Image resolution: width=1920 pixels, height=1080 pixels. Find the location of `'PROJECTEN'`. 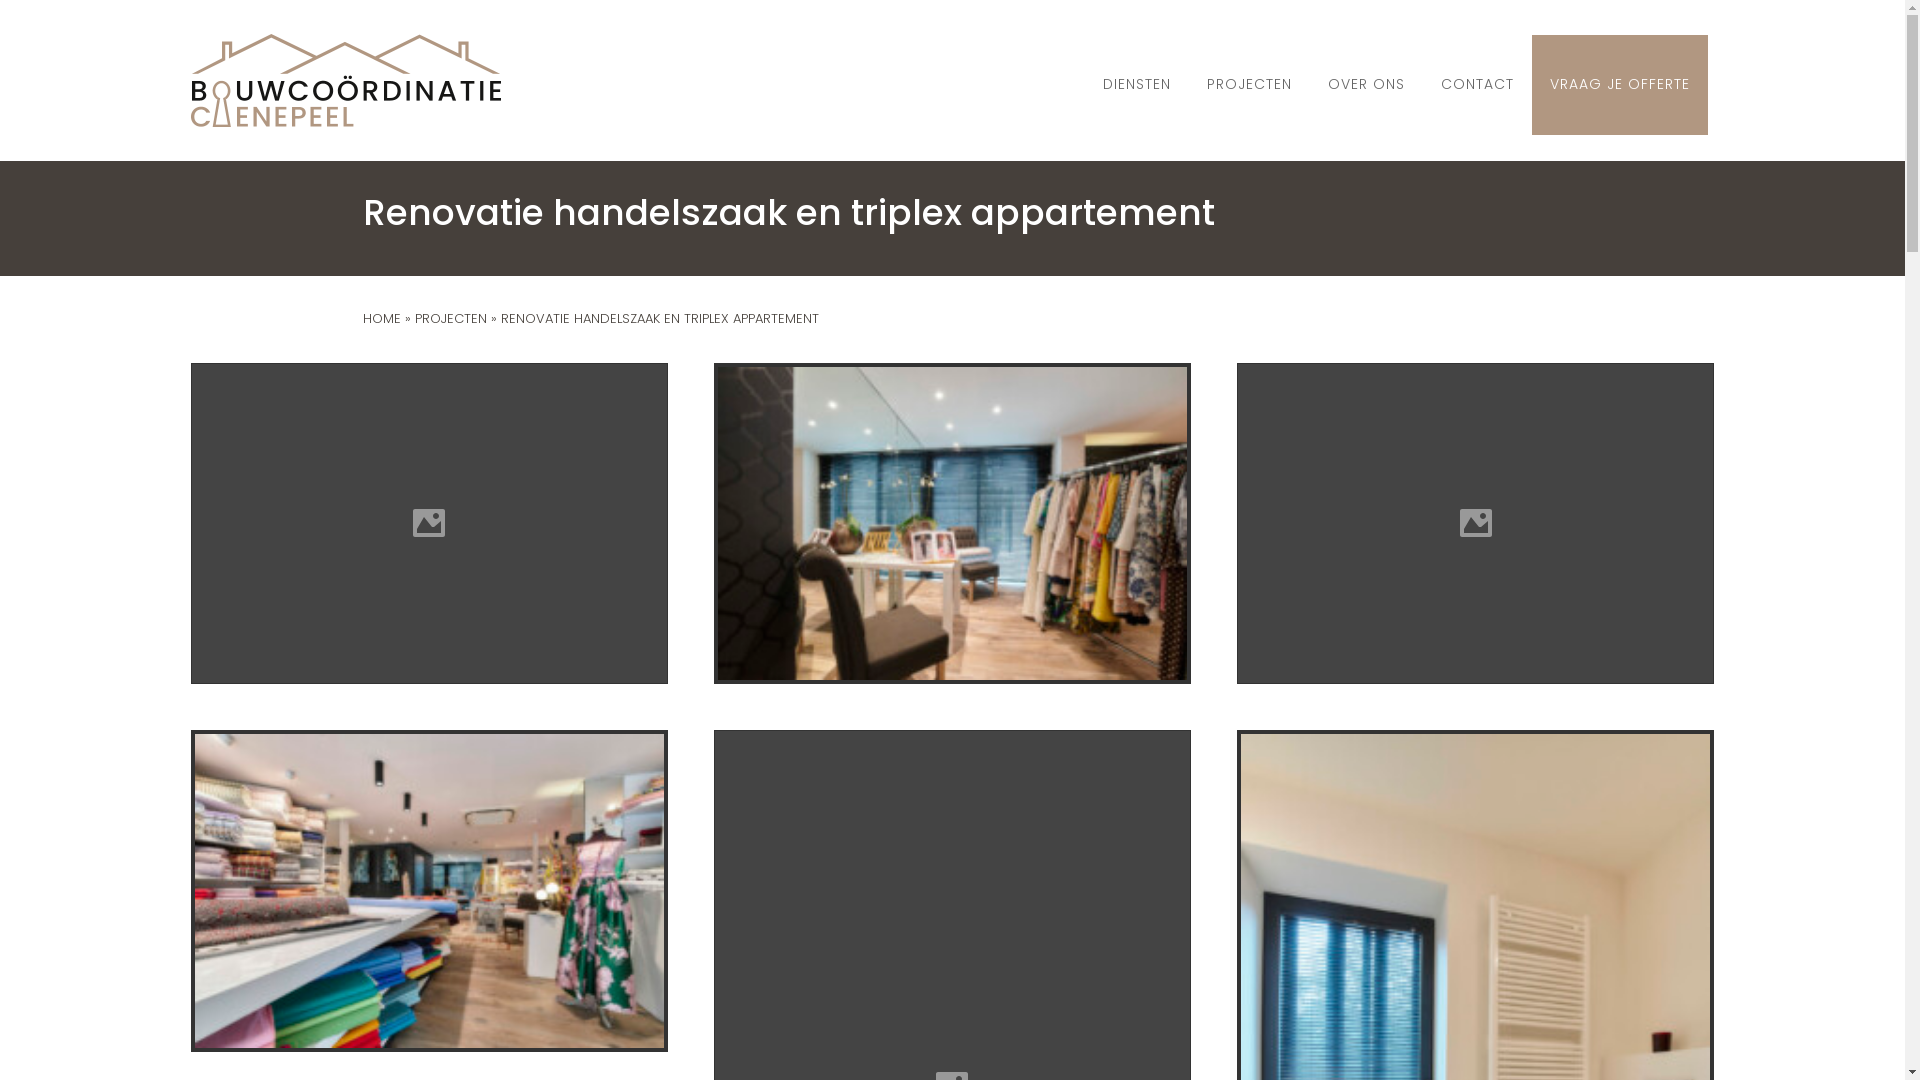

'PROJECTEN' is located at coordinates (449, 317).